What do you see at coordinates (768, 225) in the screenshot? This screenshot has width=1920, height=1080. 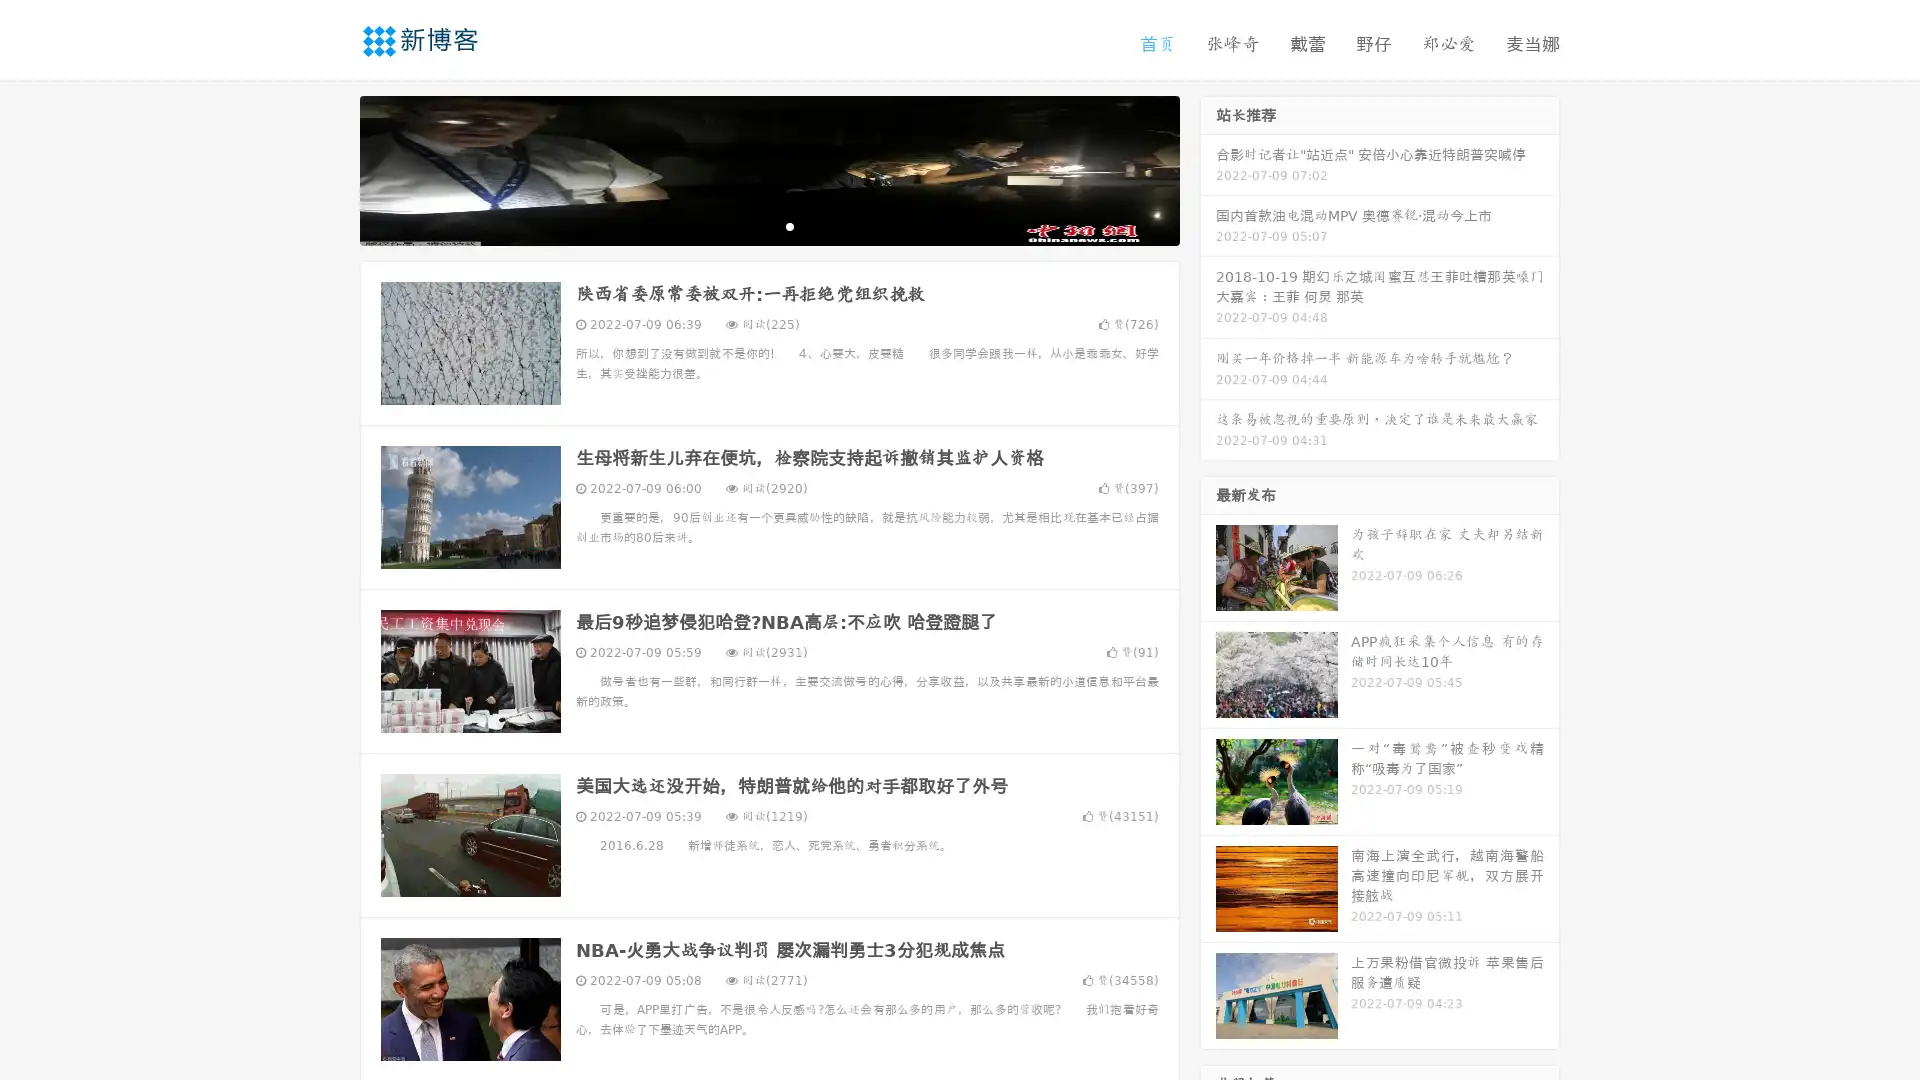 I see `Go to slide 2` at bounding box center [768, 225].